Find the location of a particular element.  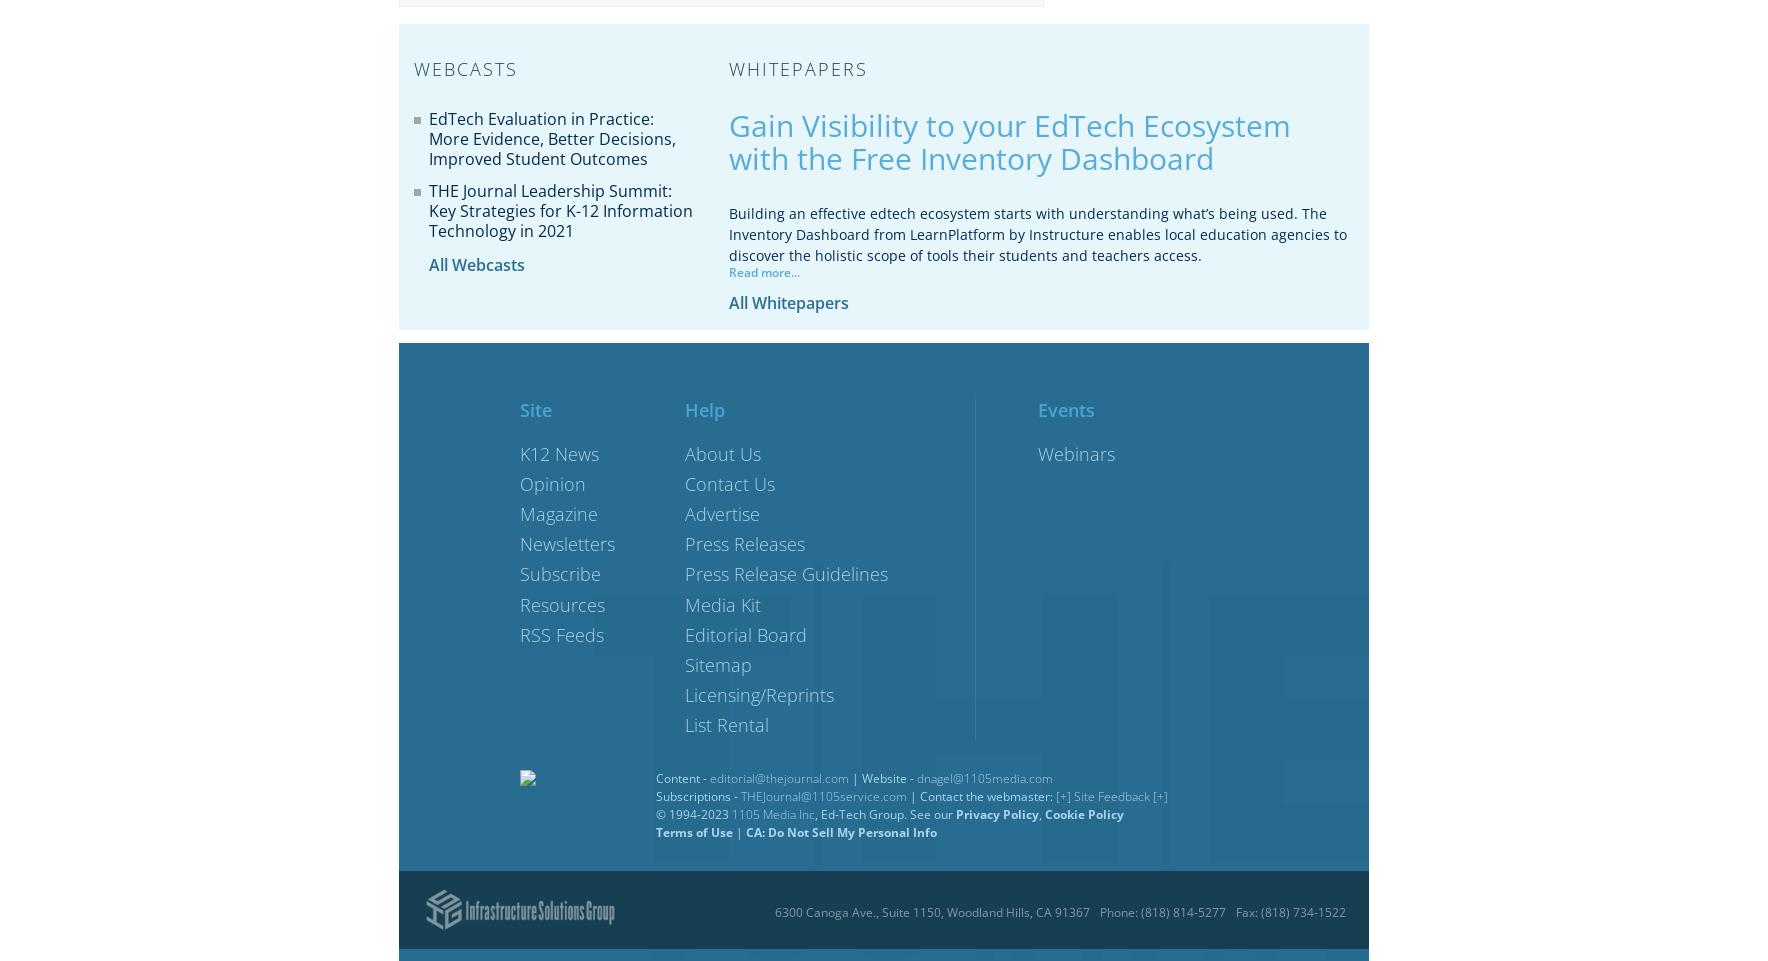

'Media Kit' is located at coordinates (722, 603).